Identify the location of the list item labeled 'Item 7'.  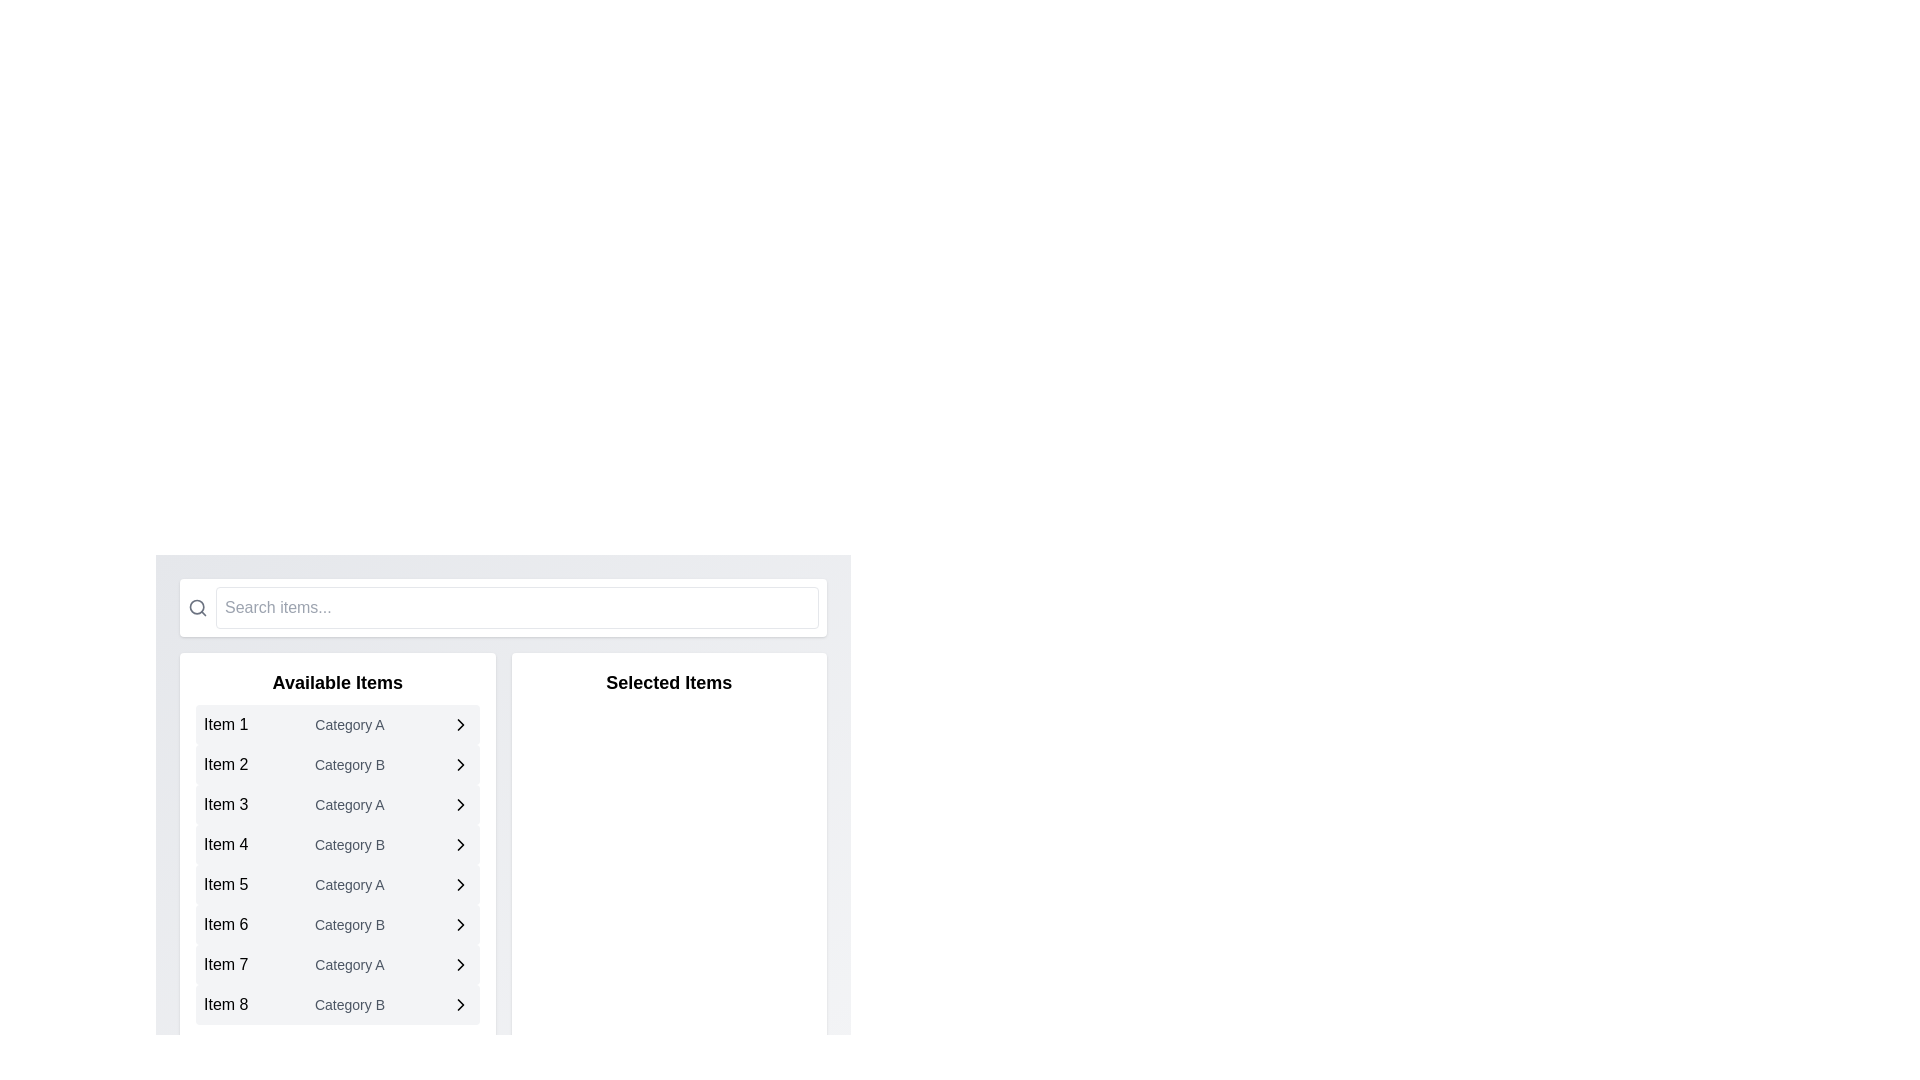
(337, 963).